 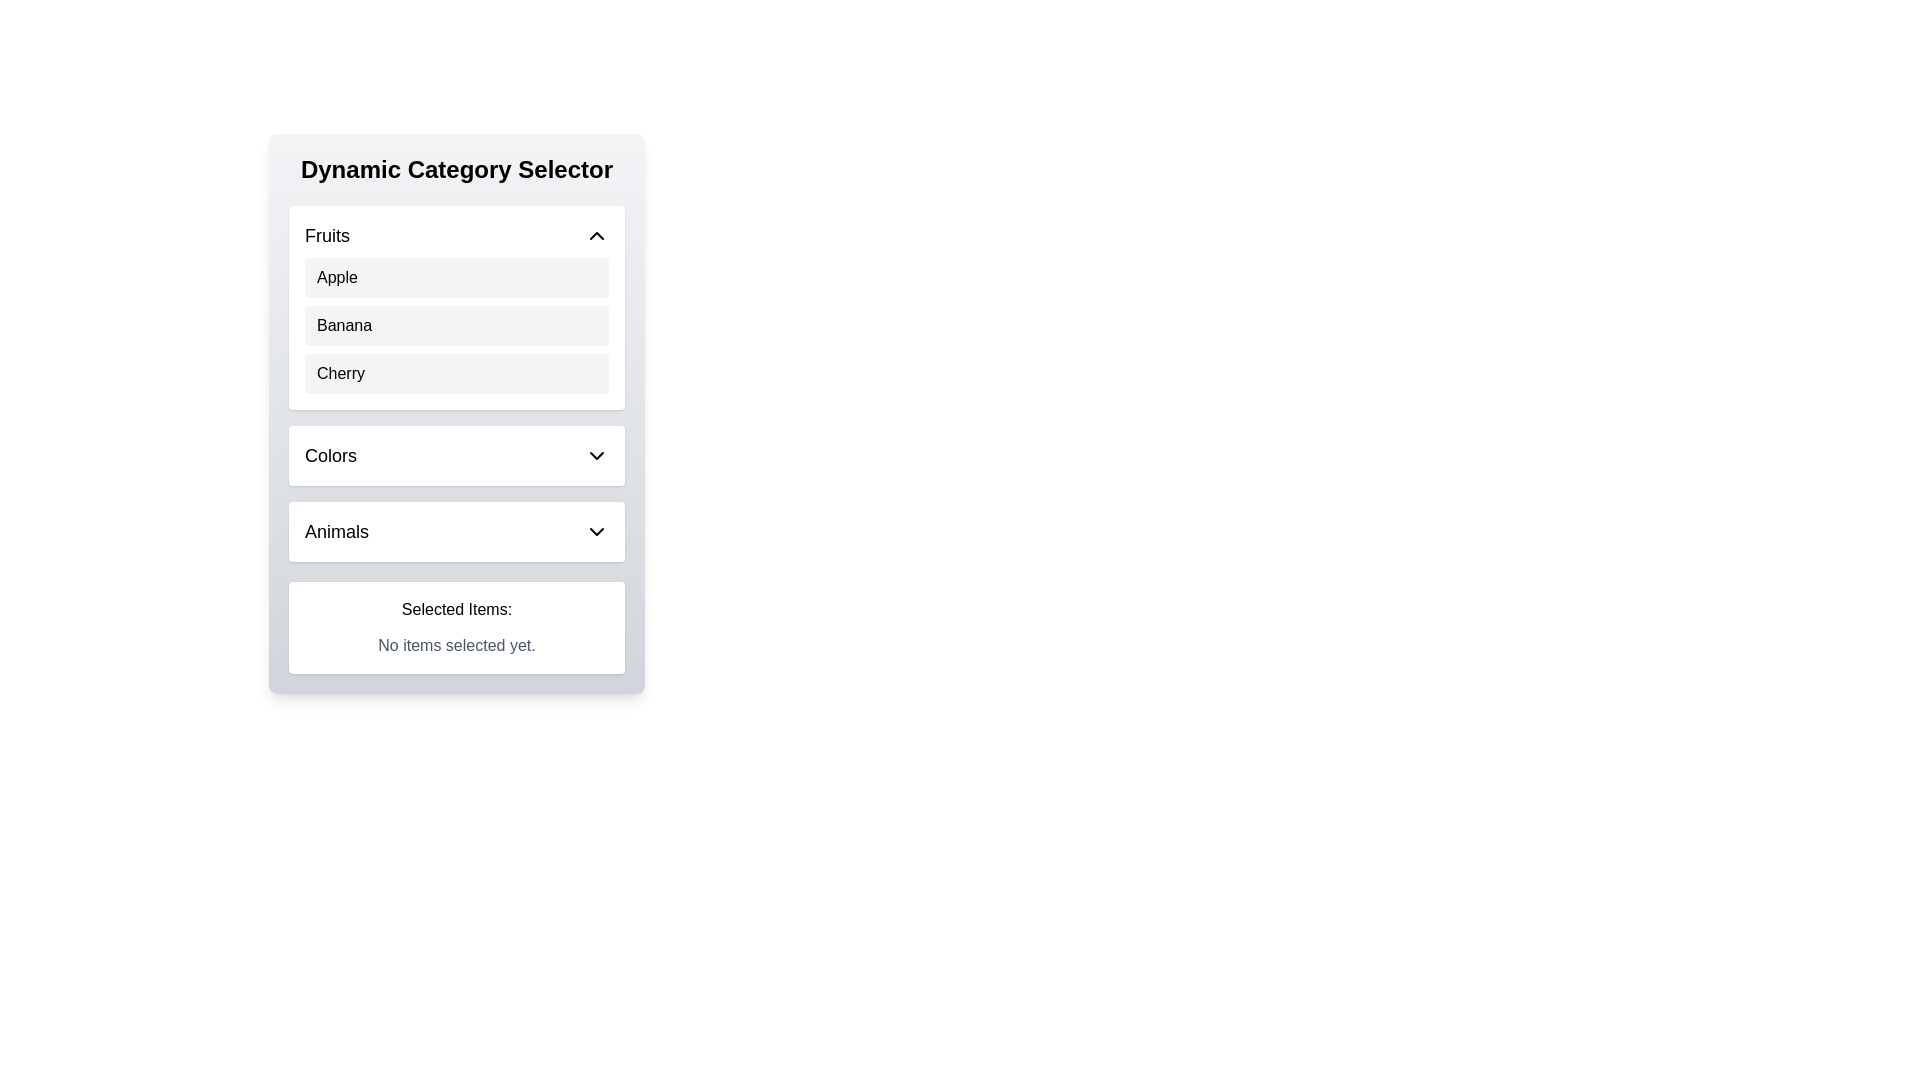 I want to click on the selectable list item for 'Cherry' in the 'Fruits' category, so click(x=340, y=374).